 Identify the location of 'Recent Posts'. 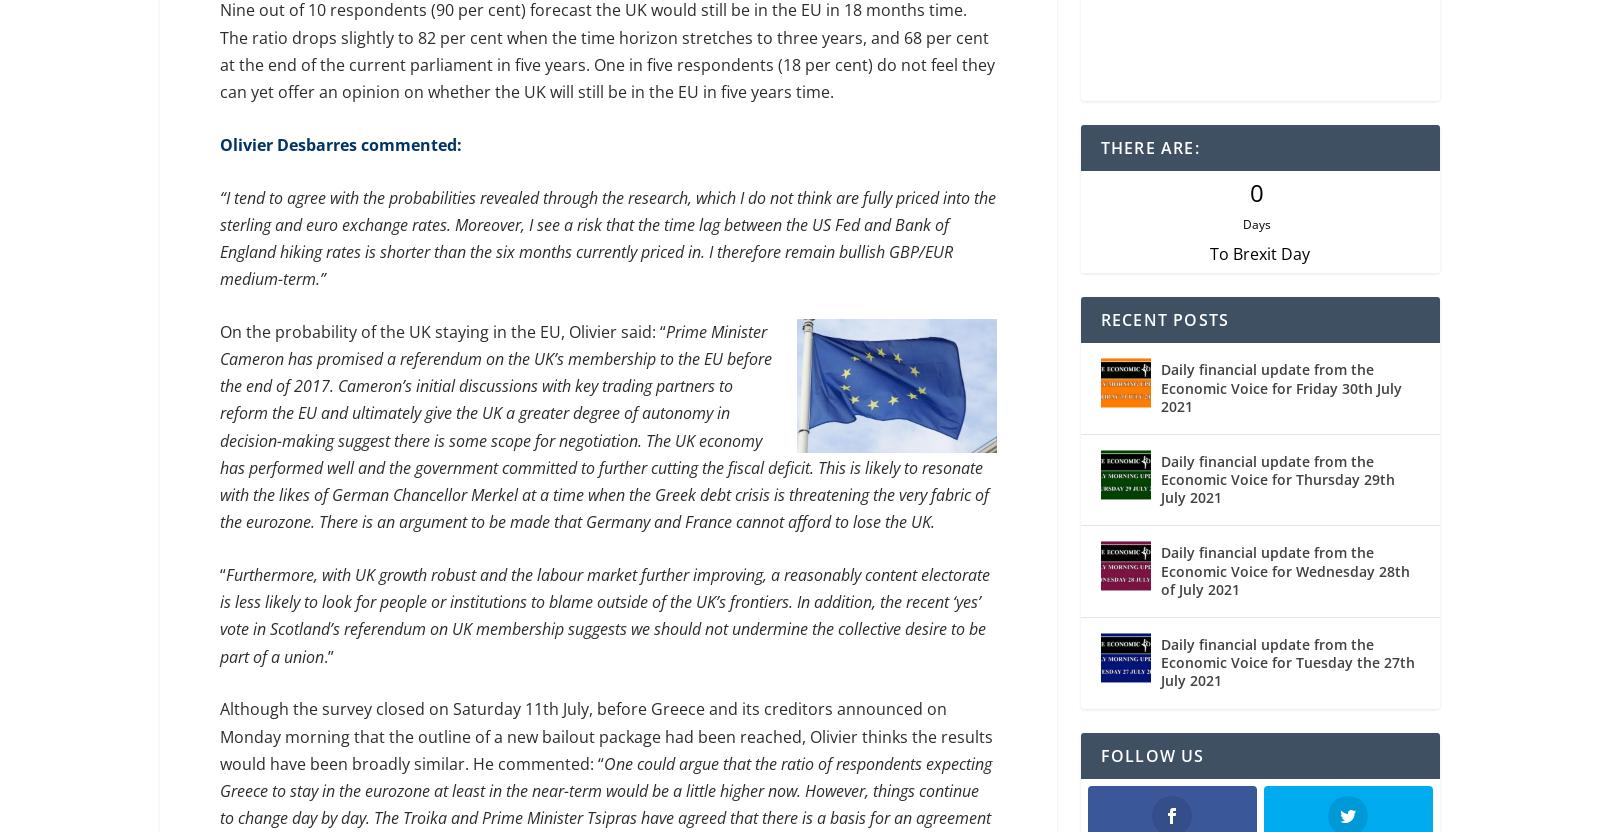
(1100, 322).